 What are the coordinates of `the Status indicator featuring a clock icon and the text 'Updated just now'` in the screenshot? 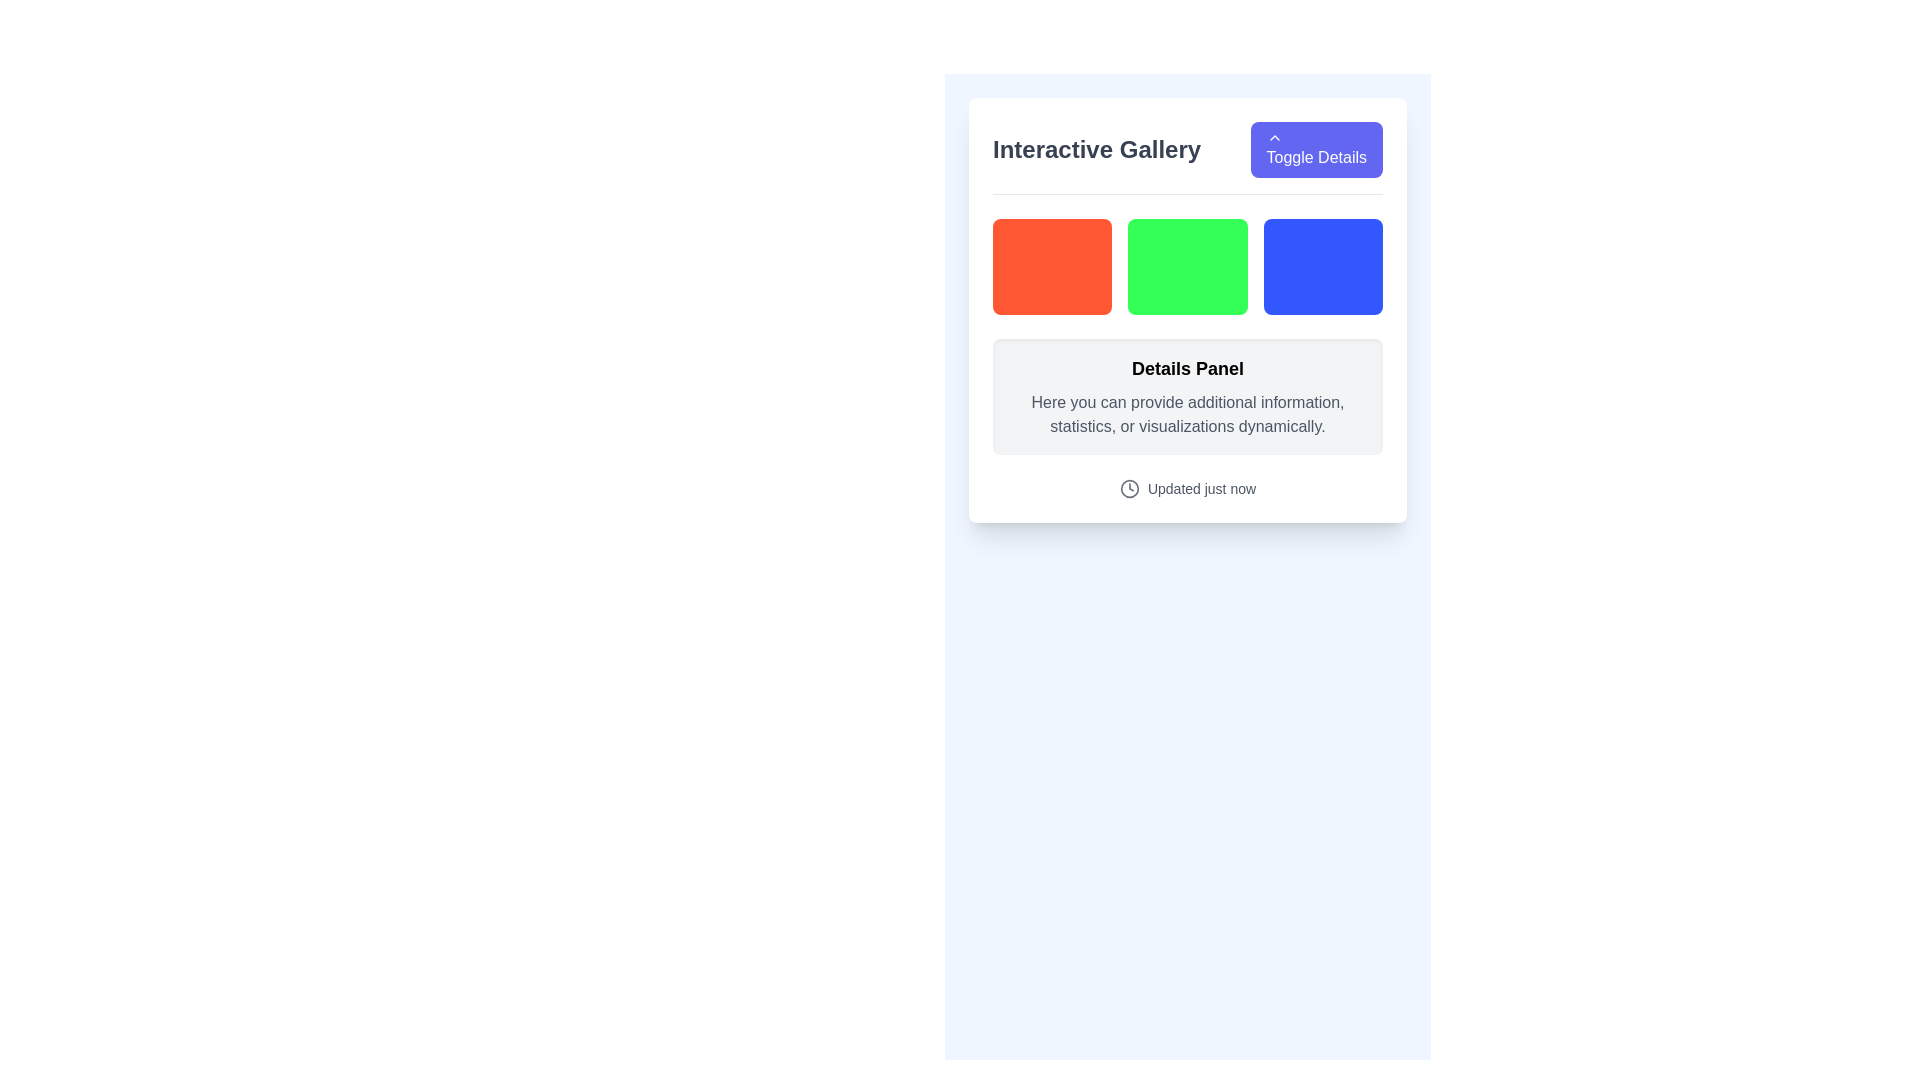 It's located at (1188, 489).